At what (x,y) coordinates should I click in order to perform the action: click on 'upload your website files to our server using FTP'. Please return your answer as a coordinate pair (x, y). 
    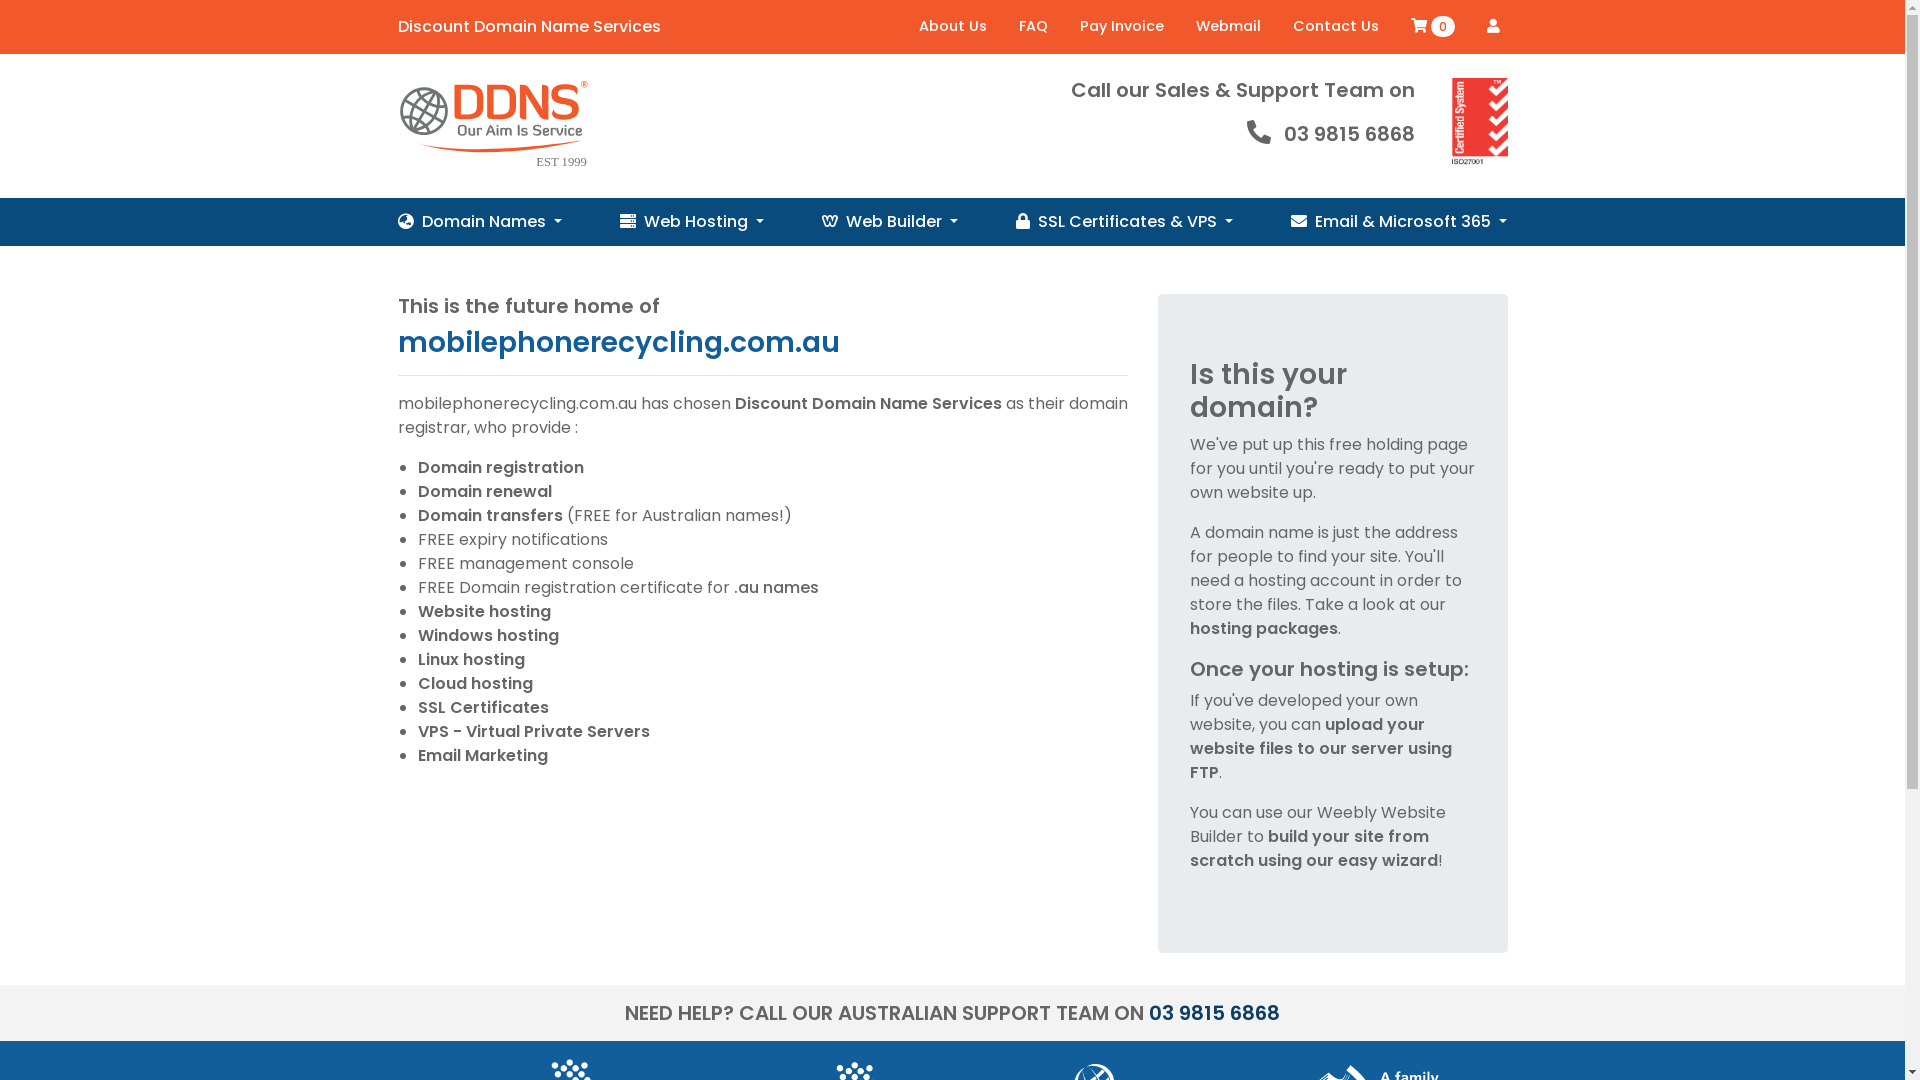
    Looking at the image, I should click on (1320, 748).